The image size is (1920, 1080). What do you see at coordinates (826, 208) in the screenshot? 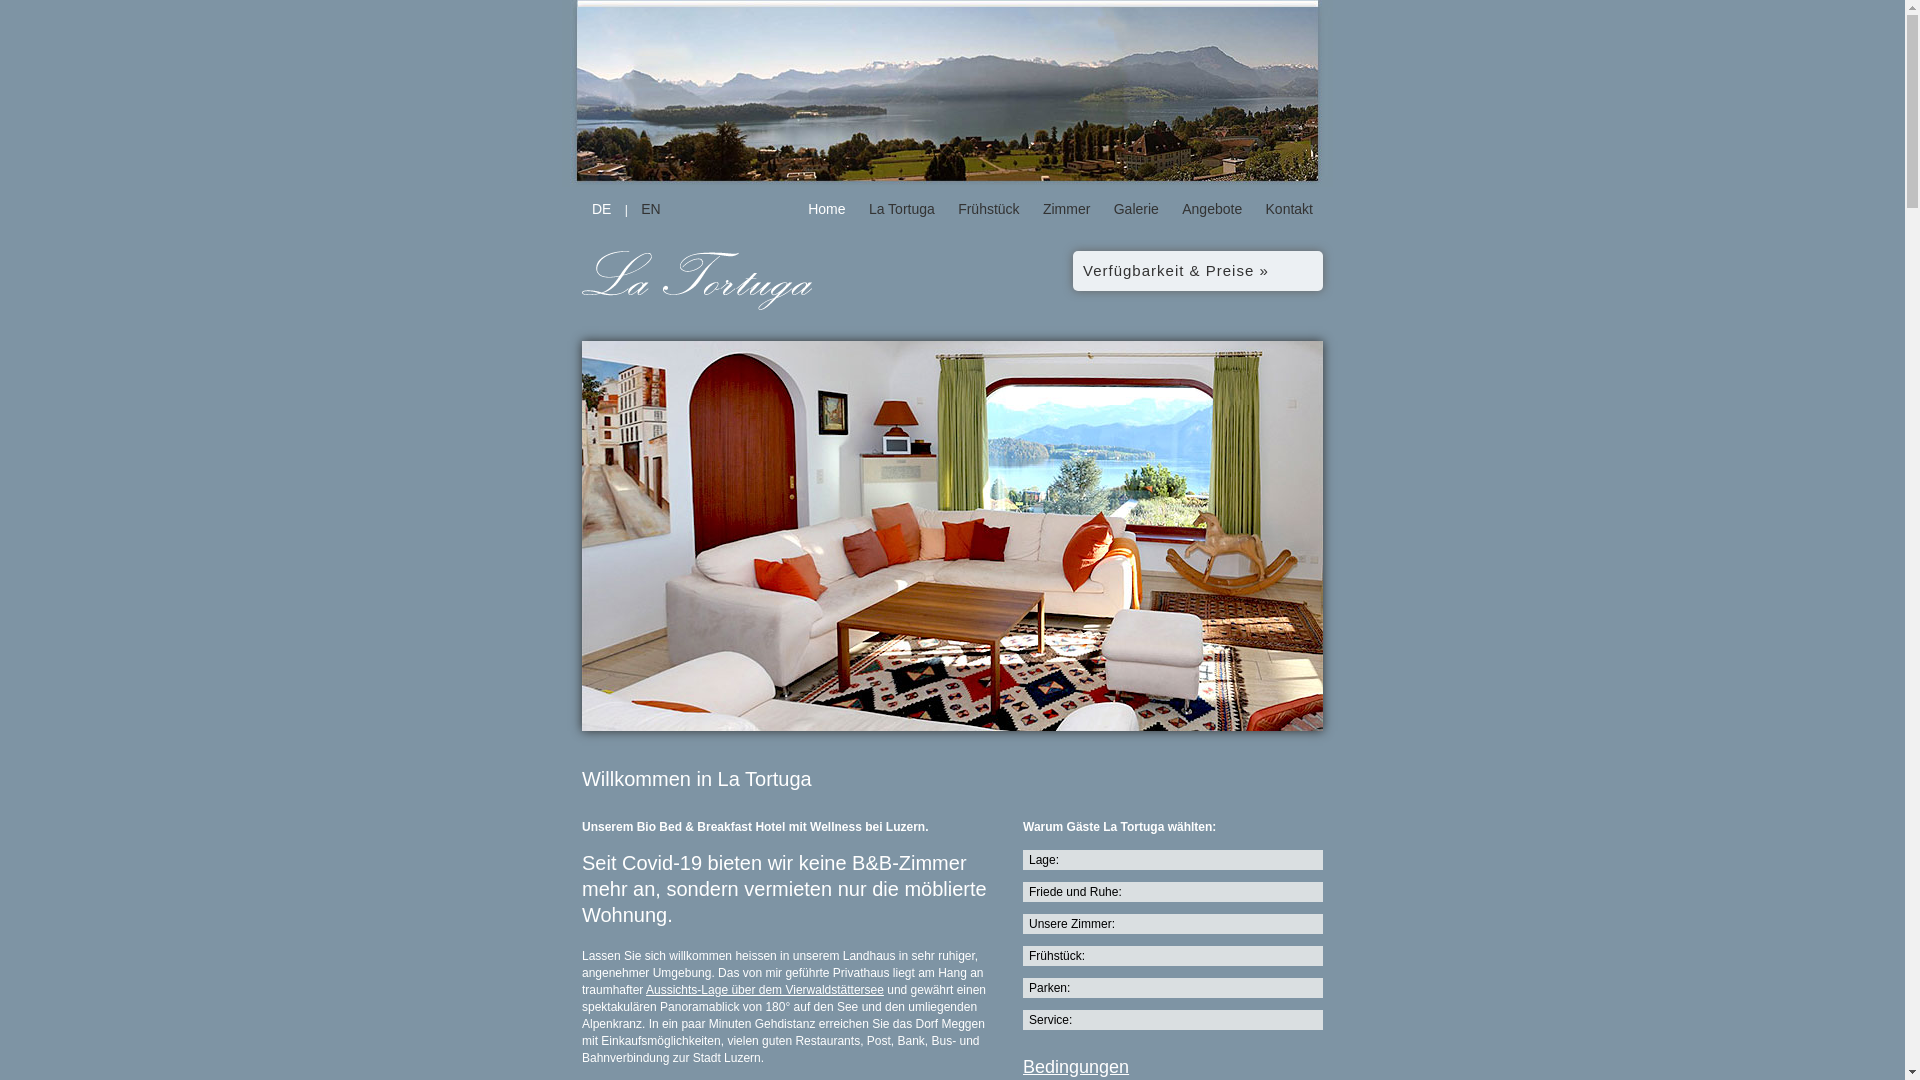
I see `'Home'` at bounding box center [826, 208].